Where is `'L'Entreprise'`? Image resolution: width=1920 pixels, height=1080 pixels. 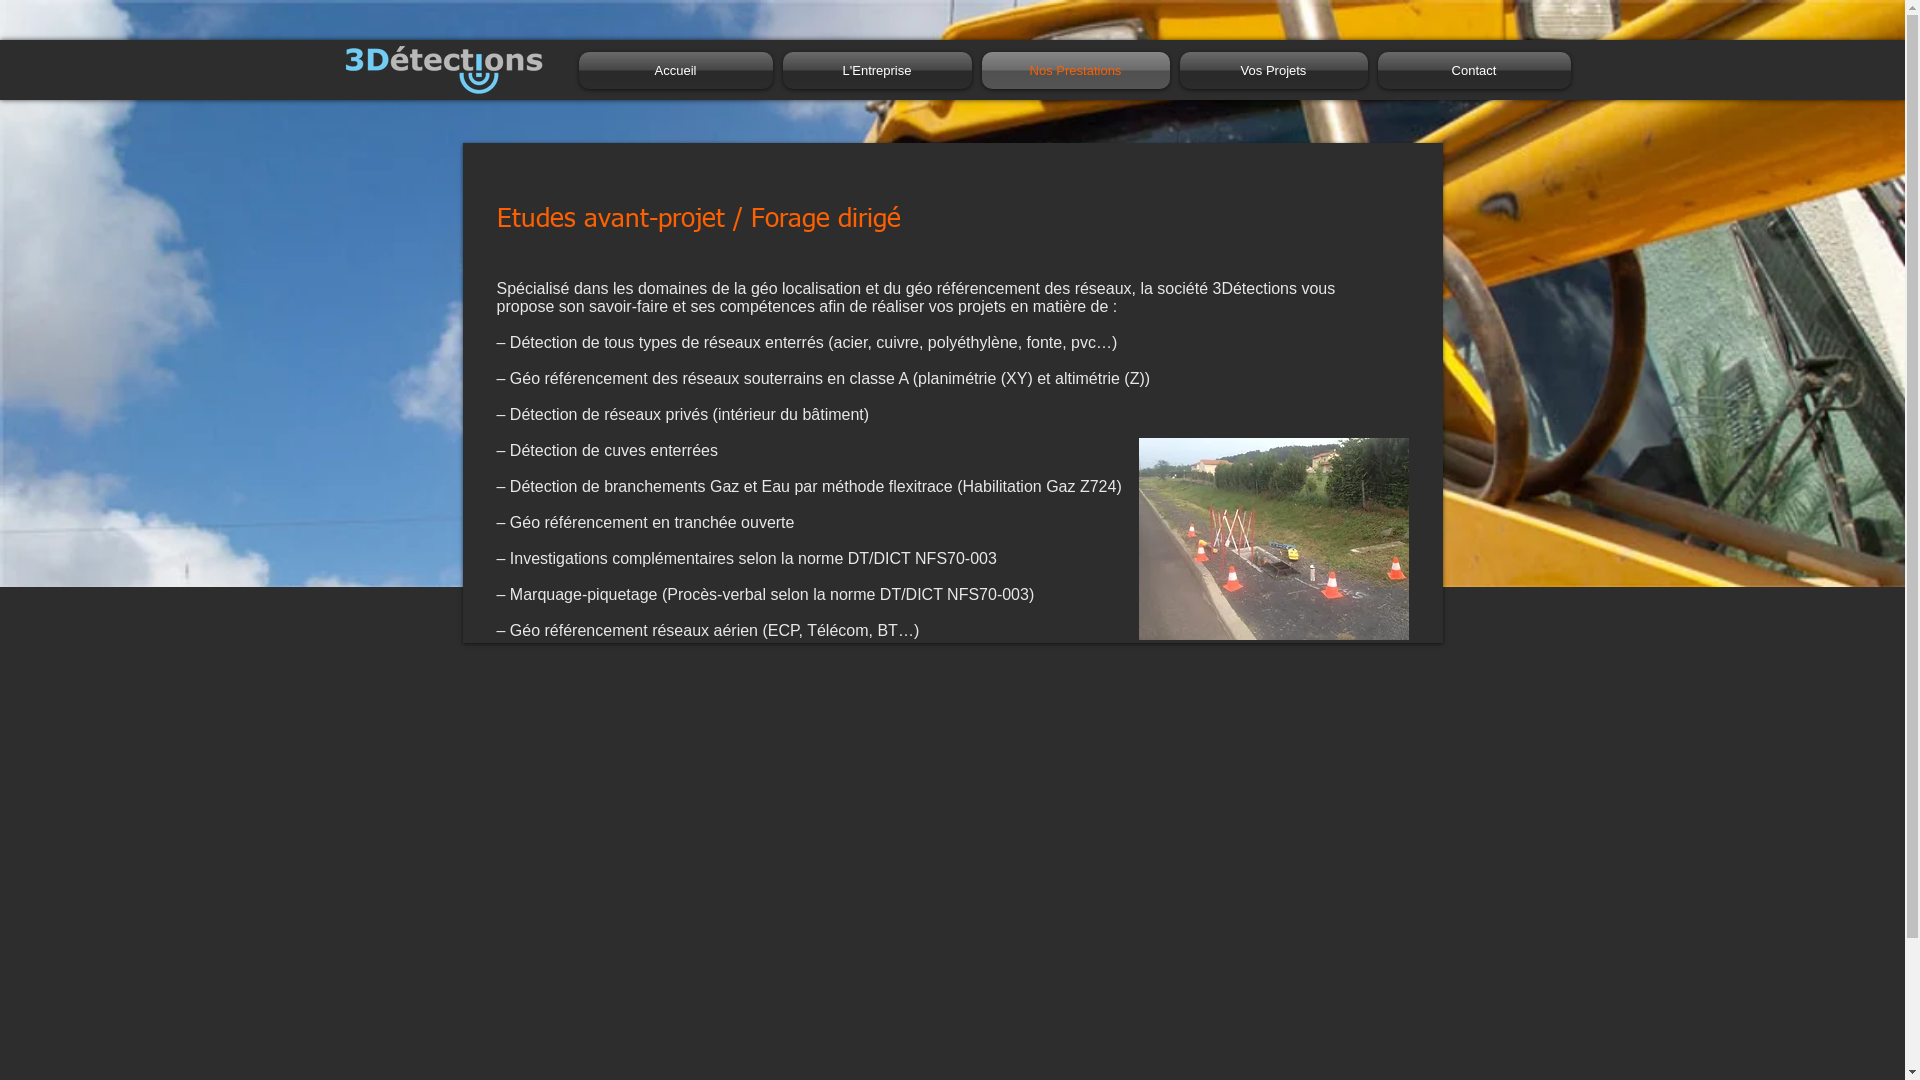 'L'Entreprise' is located at coordinates (776, 69).